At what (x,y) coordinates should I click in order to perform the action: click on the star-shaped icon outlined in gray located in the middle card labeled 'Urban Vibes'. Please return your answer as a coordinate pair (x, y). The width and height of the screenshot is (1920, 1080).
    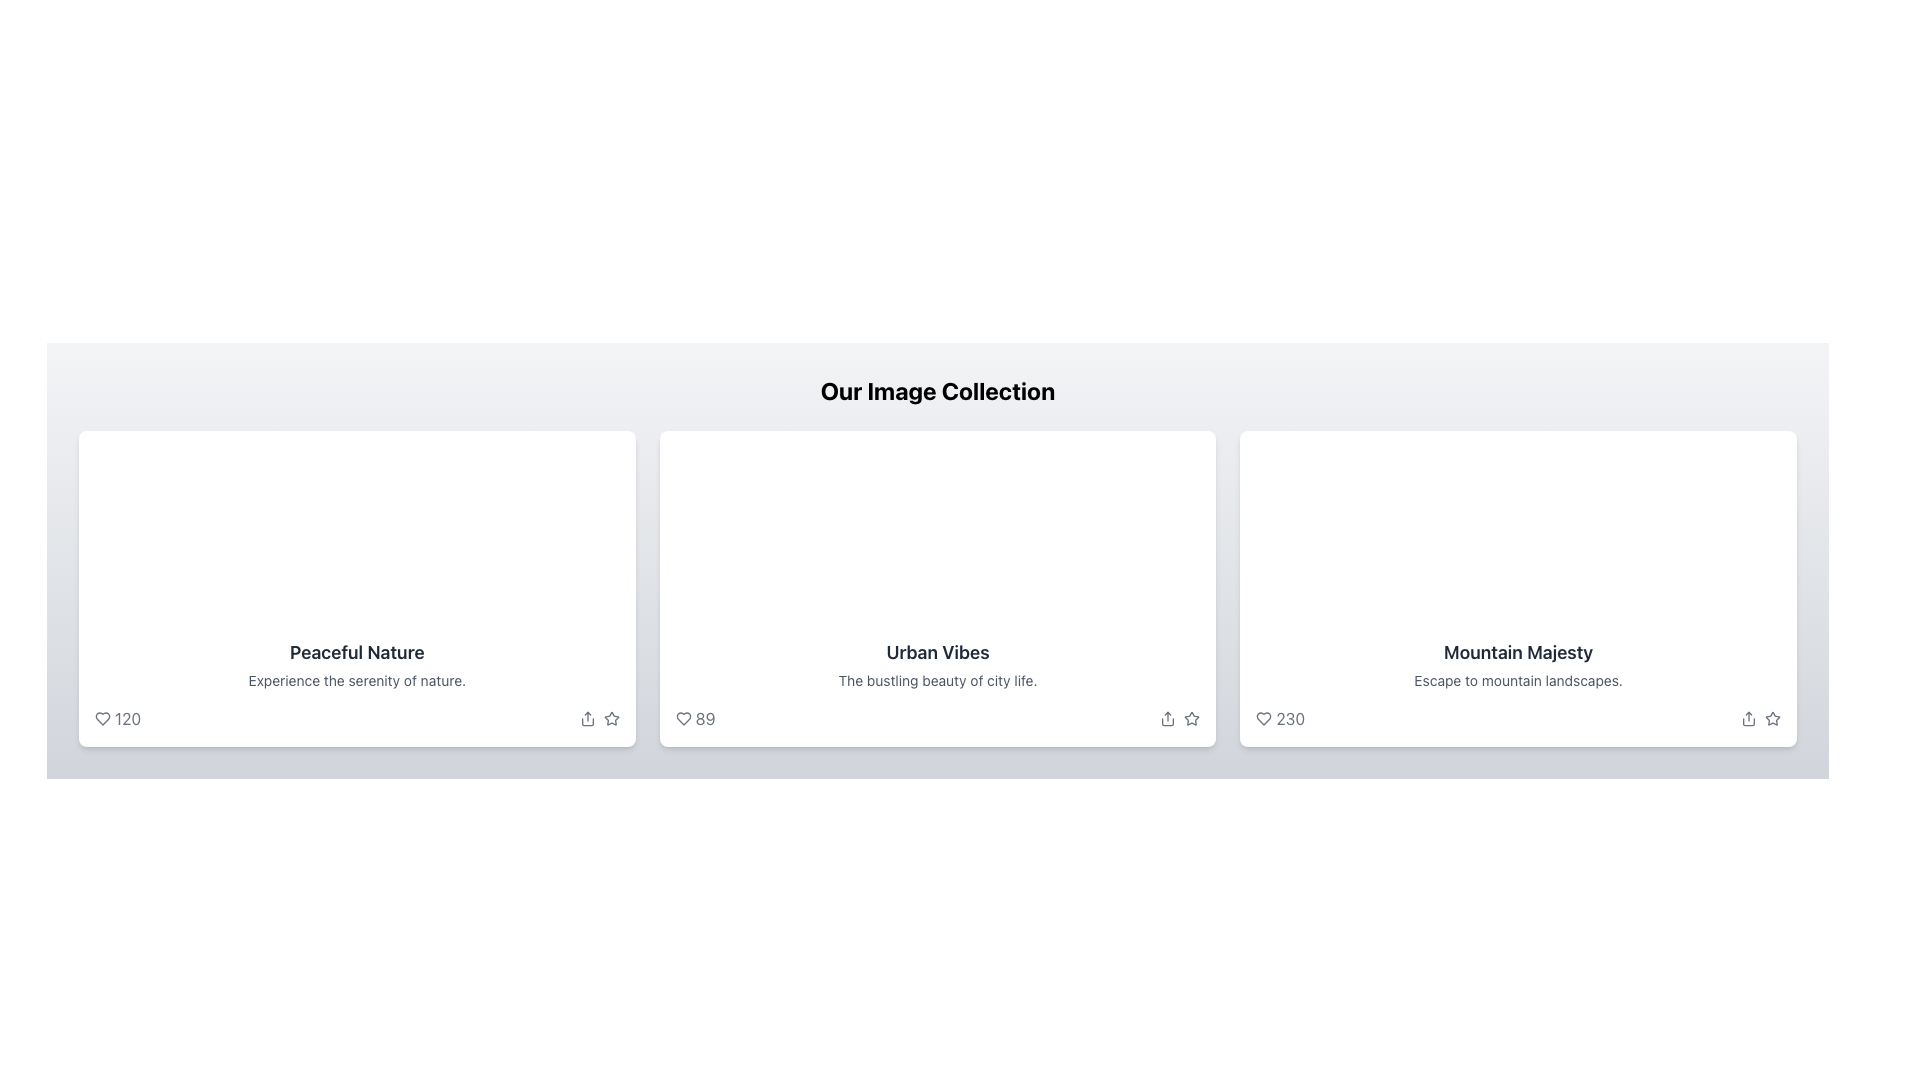
    Looking at the image, I should click on (1191, 716).